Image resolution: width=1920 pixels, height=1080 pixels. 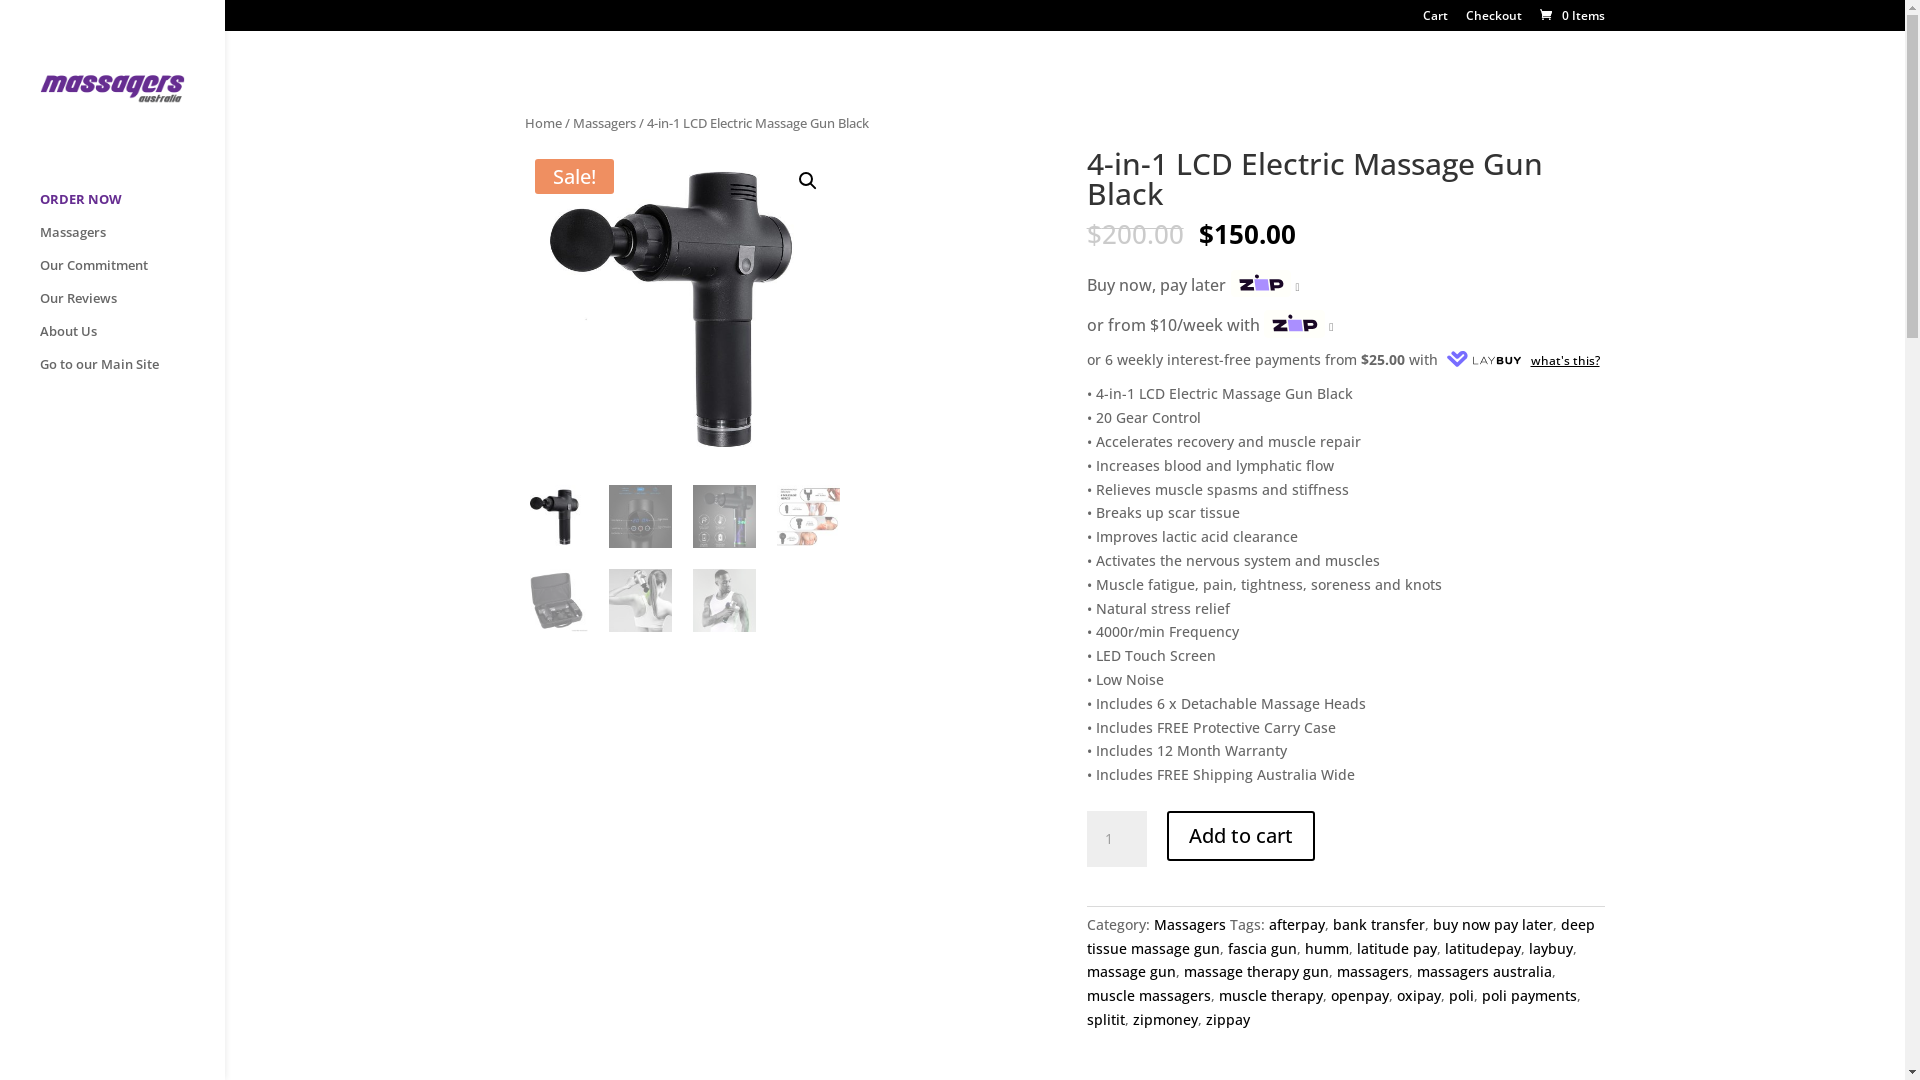 What do you see at coordinates (1461, 995) in the screenshot?
I see `'poli'` at bounding box center [1461, 995].